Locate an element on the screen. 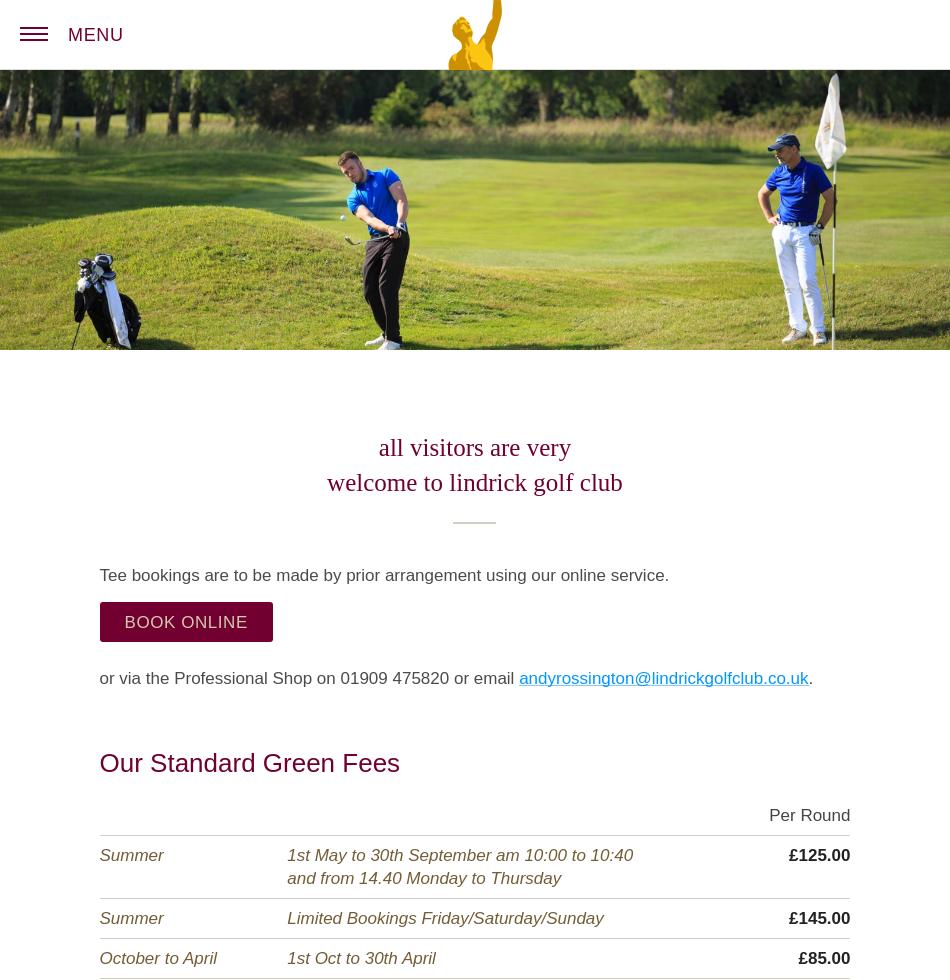  'Per Round' is located at coordinates (808, 814).